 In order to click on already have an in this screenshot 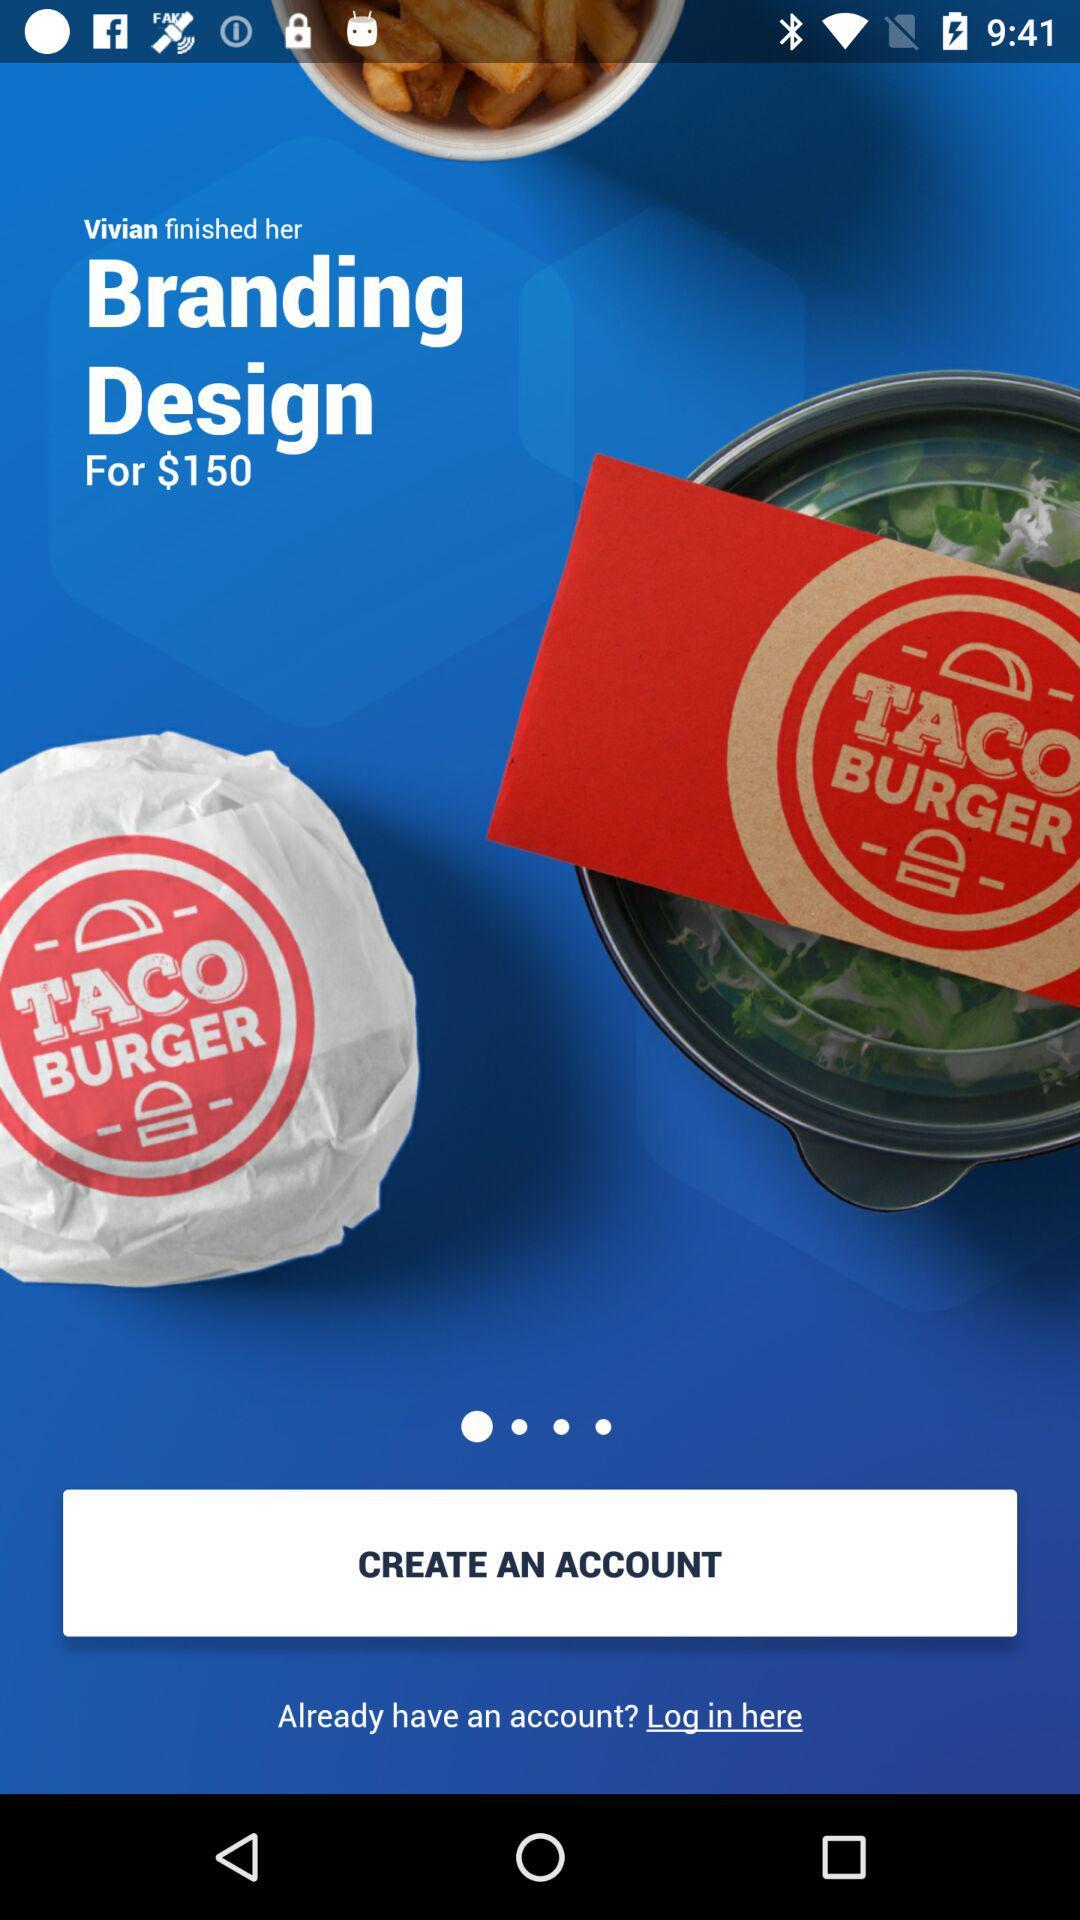, I will do `click(540, 1714)`.